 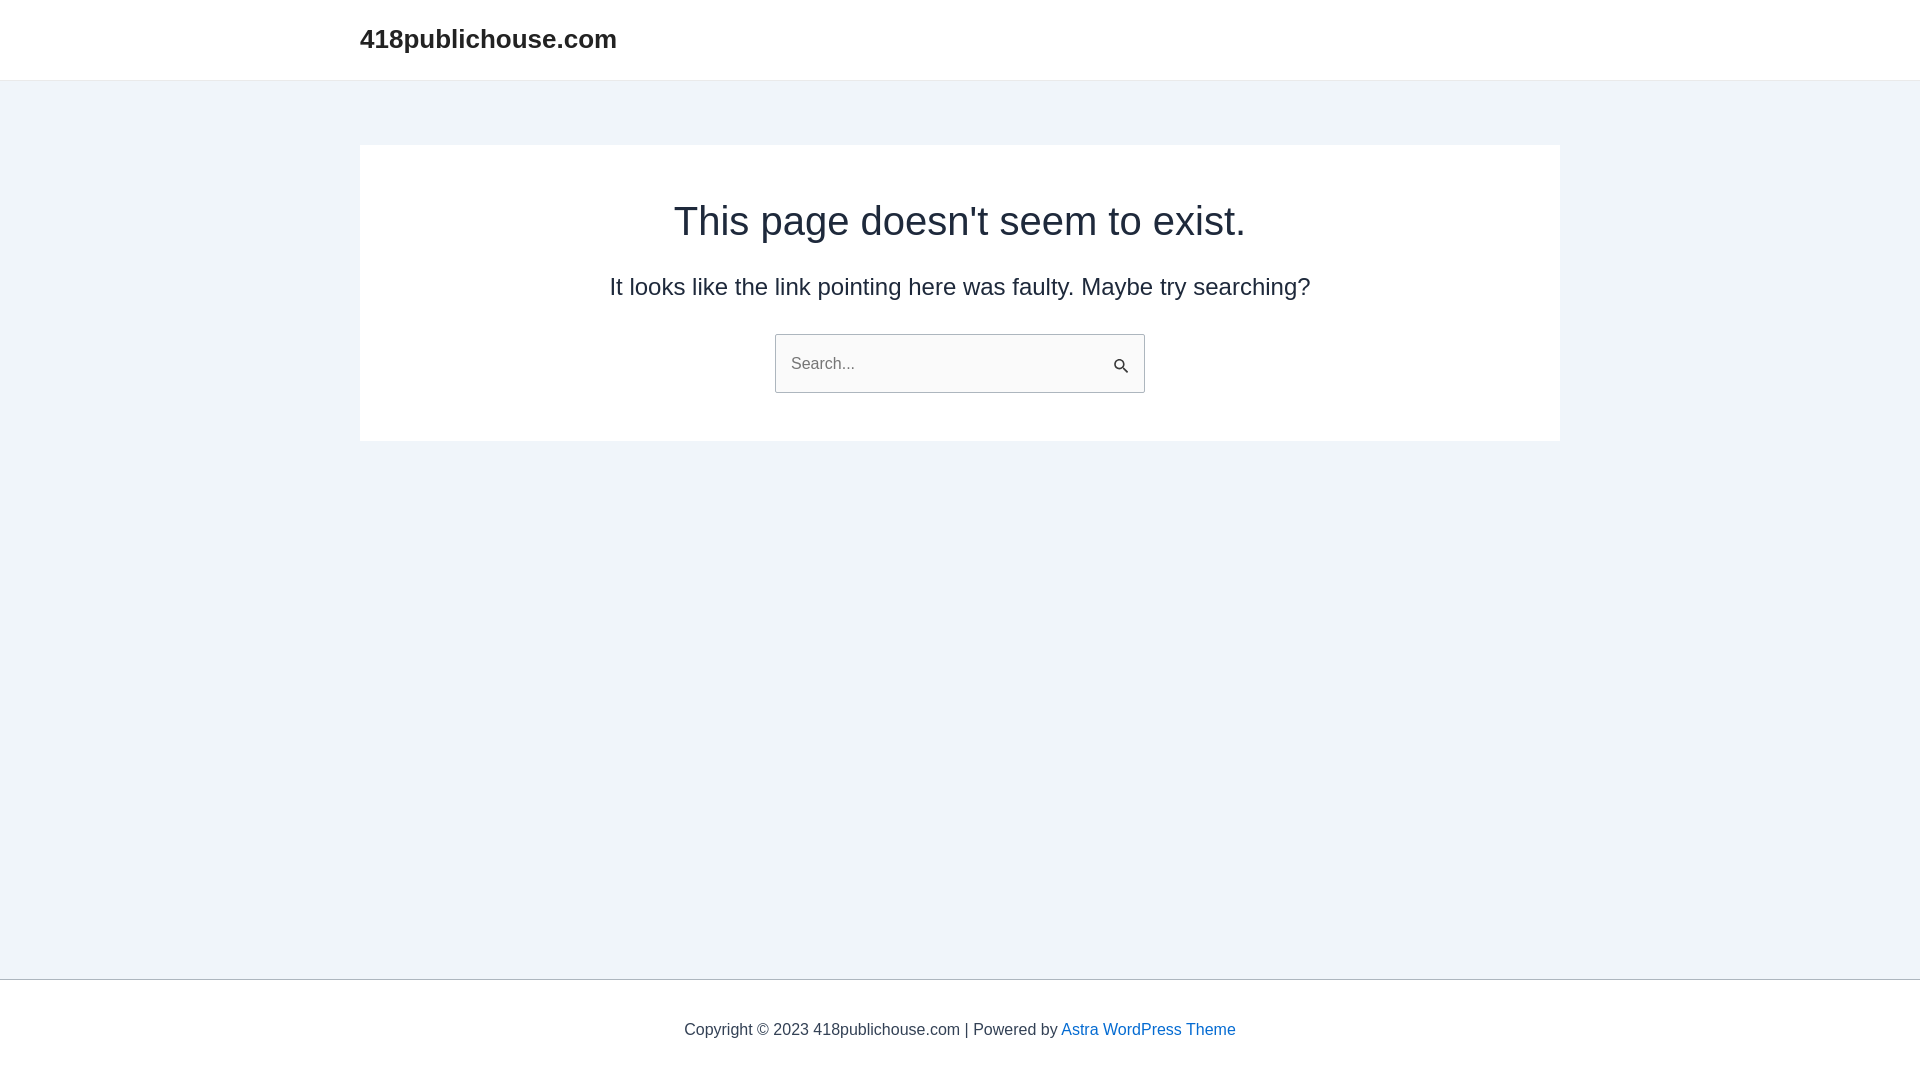 What do you see at coordinates (1122, 353) in the screenshot?
I see `'Search'` at bounding box center [1122, 353].